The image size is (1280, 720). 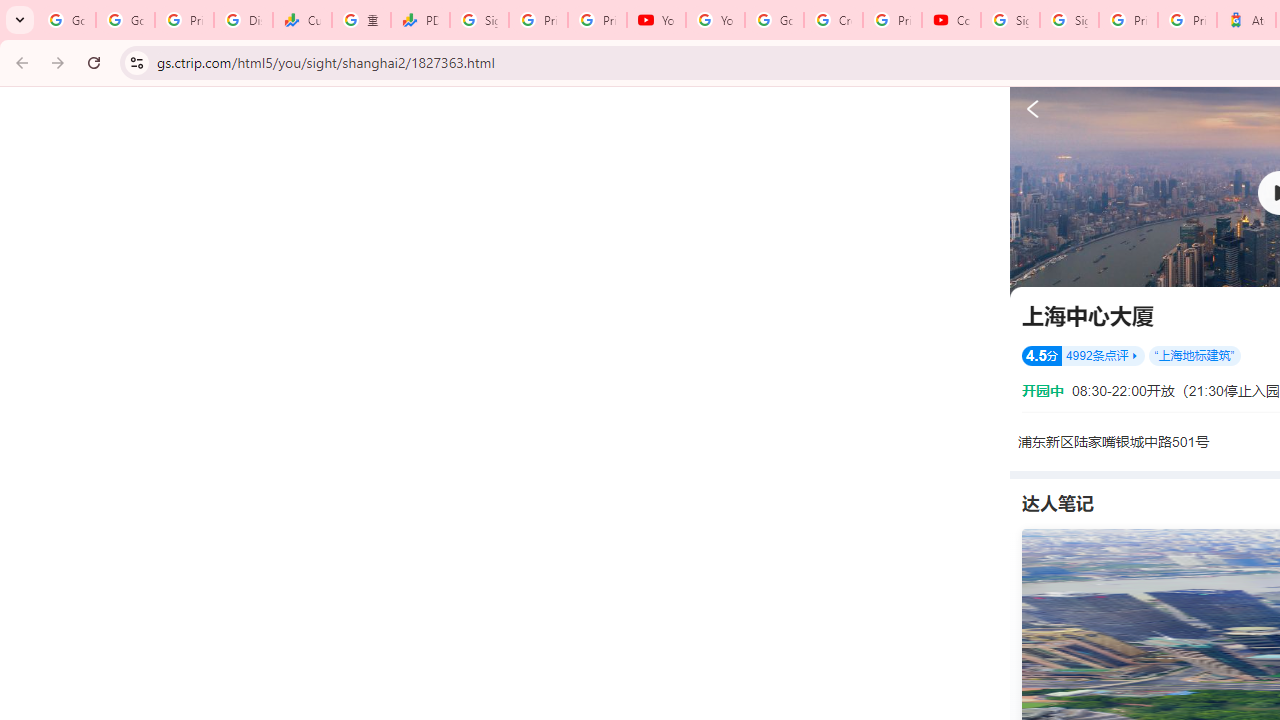 What do you see at coordinates (950, 20) in the screenshot?
I see `'Content Creator Programs & Opportunities - YouTube Creators'` at bounding box center [950, 20].